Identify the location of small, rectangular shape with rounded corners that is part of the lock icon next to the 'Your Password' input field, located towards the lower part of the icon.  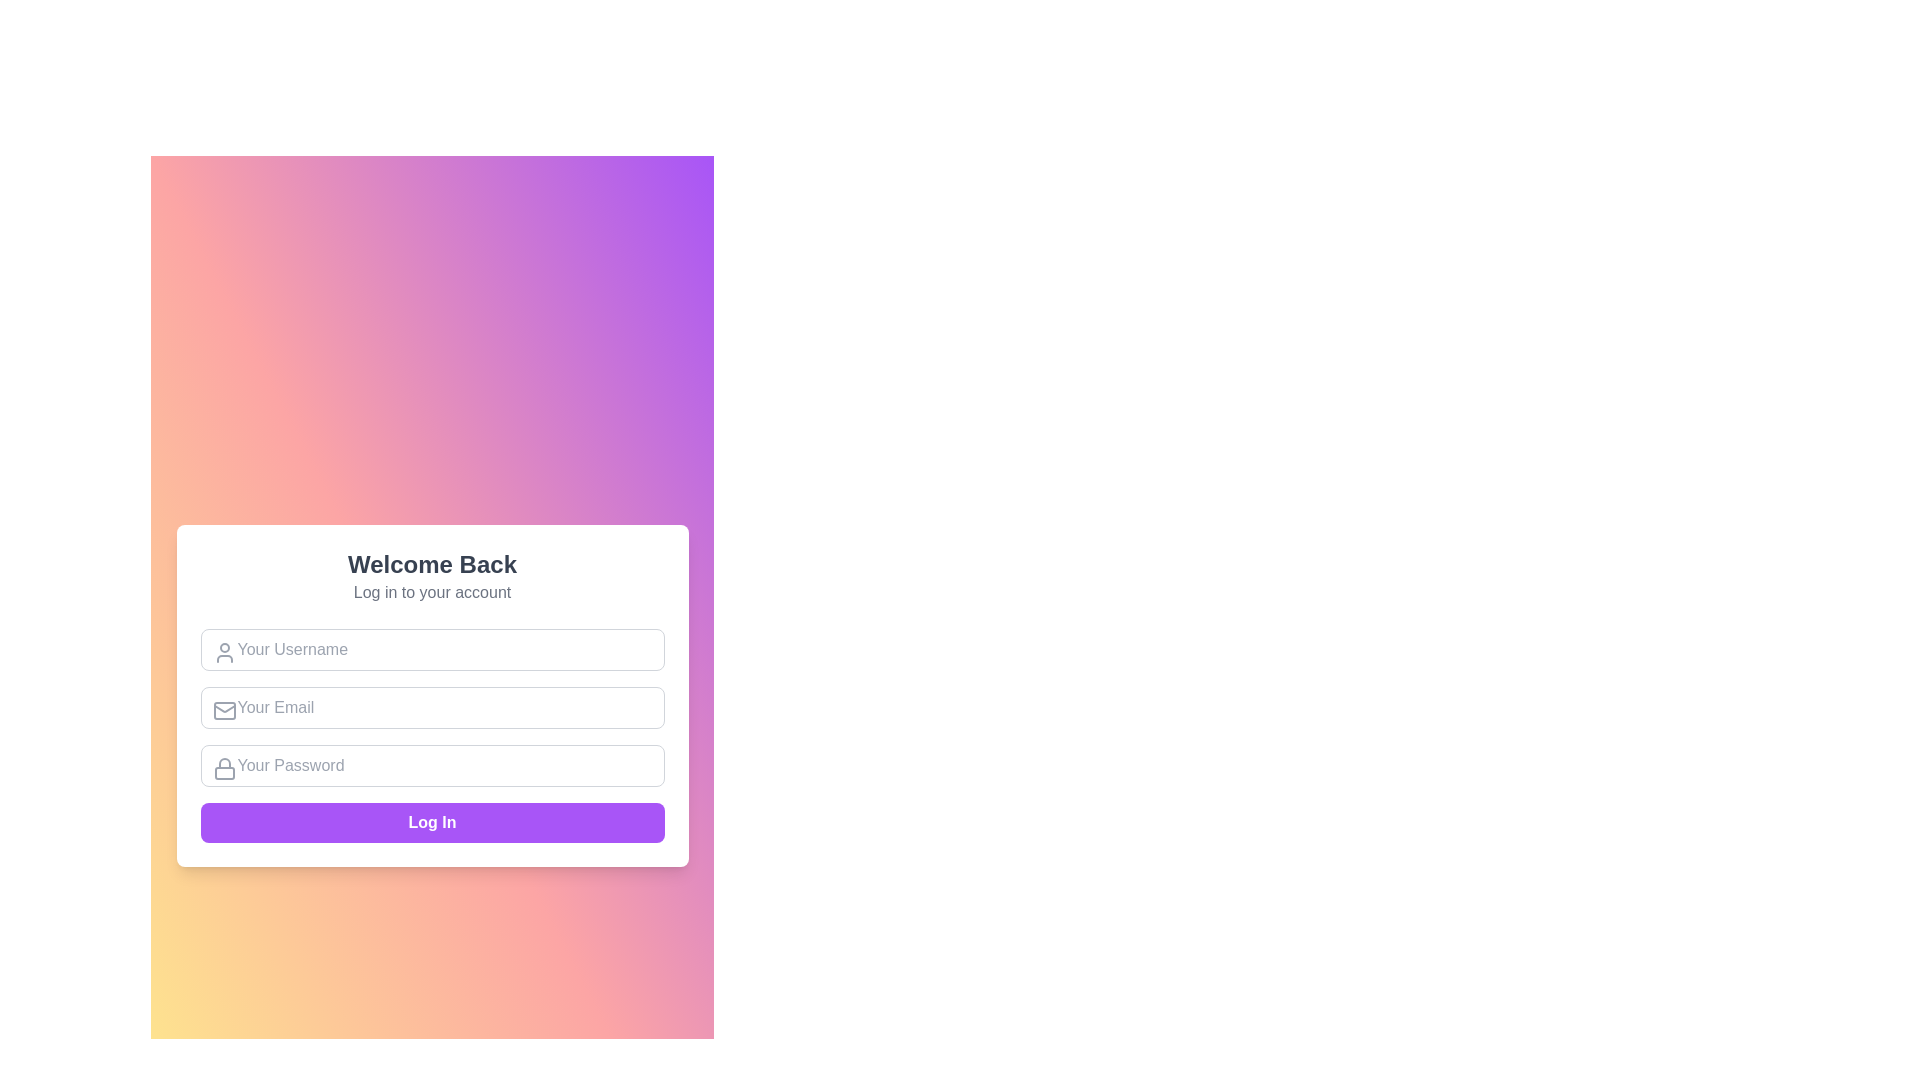
(224, 772).